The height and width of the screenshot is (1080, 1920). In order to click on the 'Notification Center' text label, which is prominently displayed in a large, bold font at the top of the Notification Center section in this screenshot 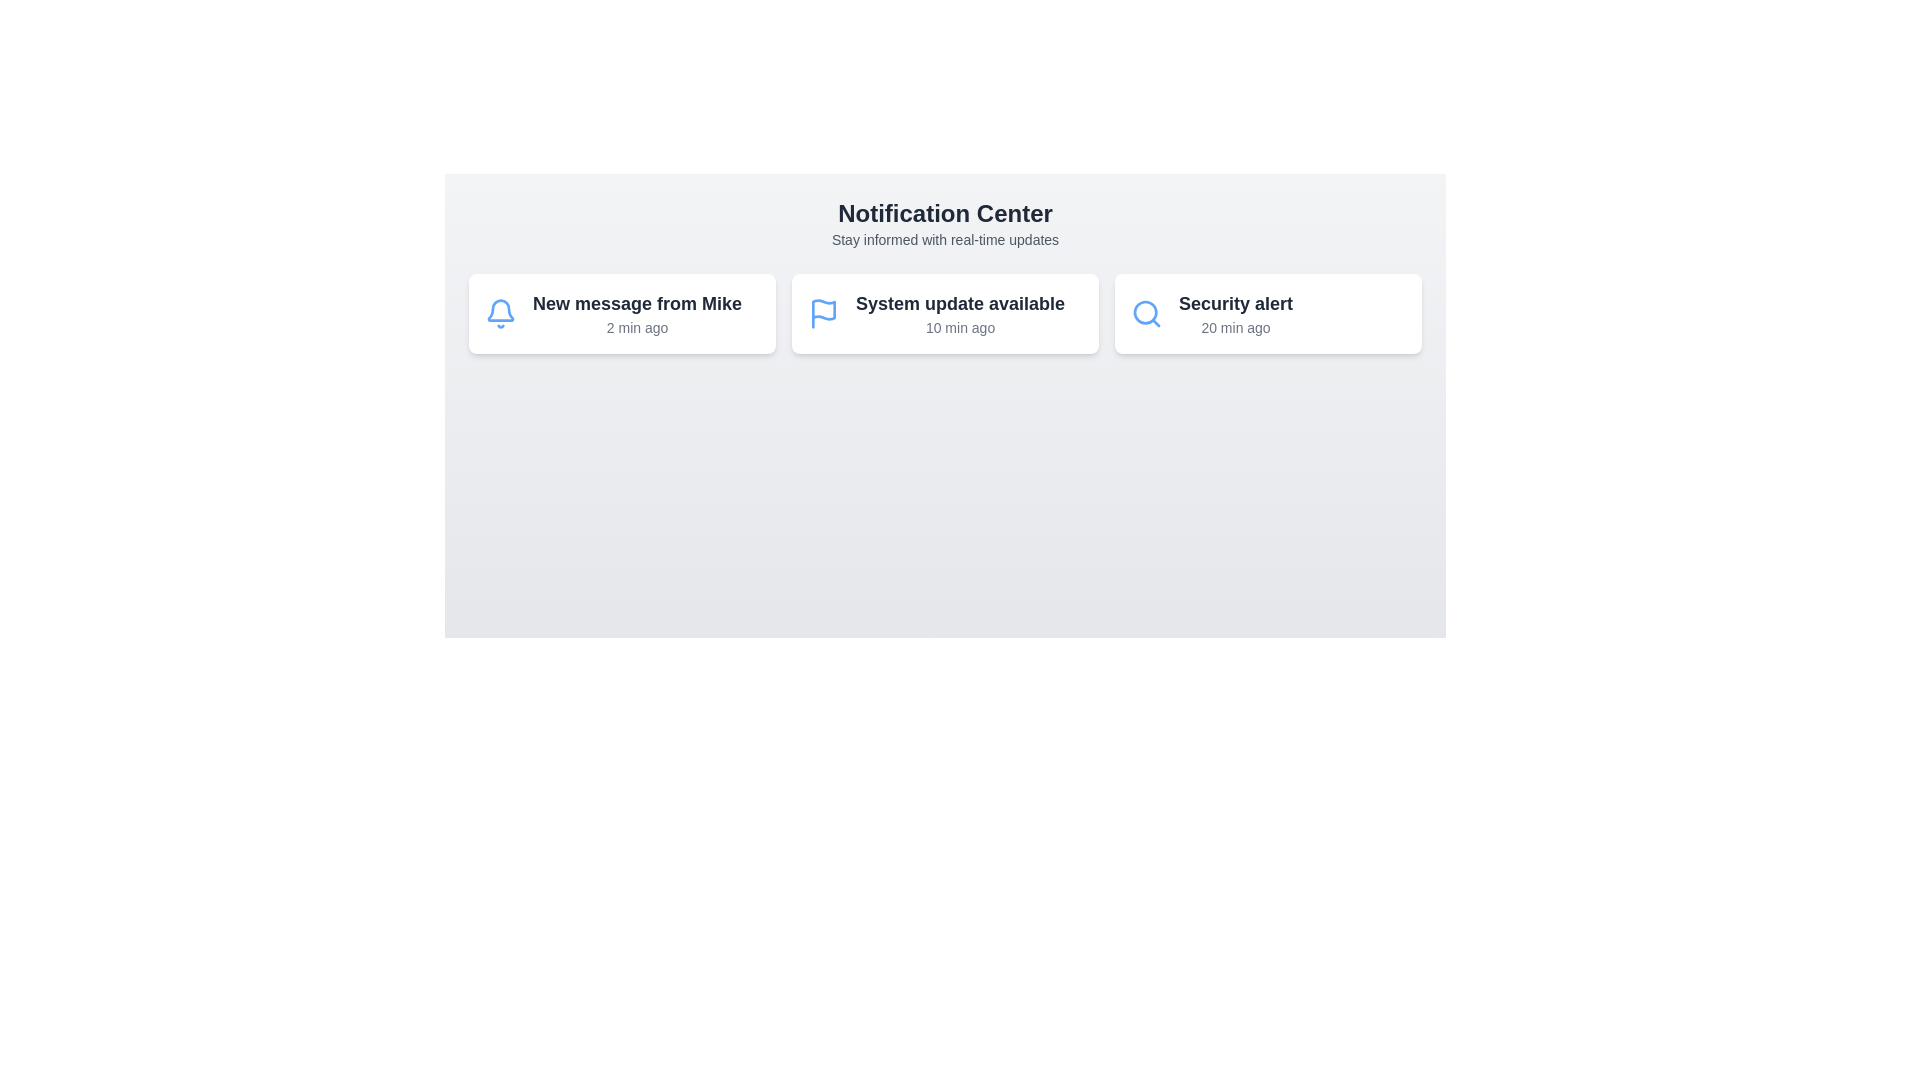, I will do `click(944, 213)`.